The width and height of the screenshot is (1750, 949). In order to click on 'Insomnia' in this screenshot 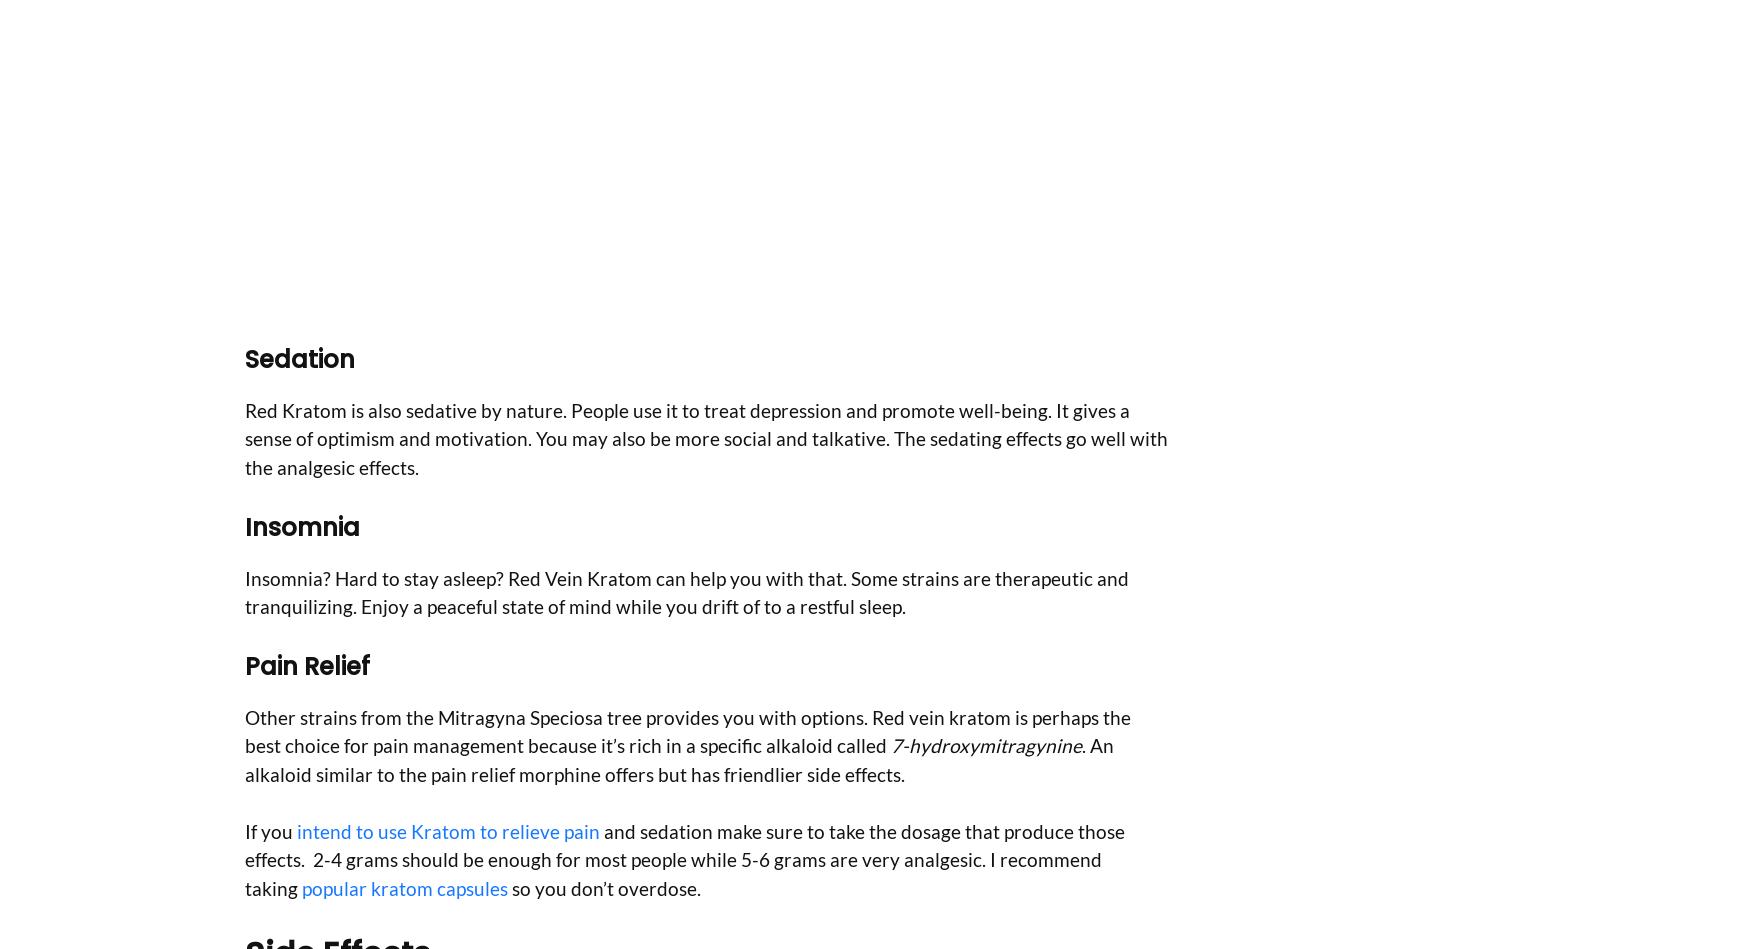, I will do `click(301, 526)`.